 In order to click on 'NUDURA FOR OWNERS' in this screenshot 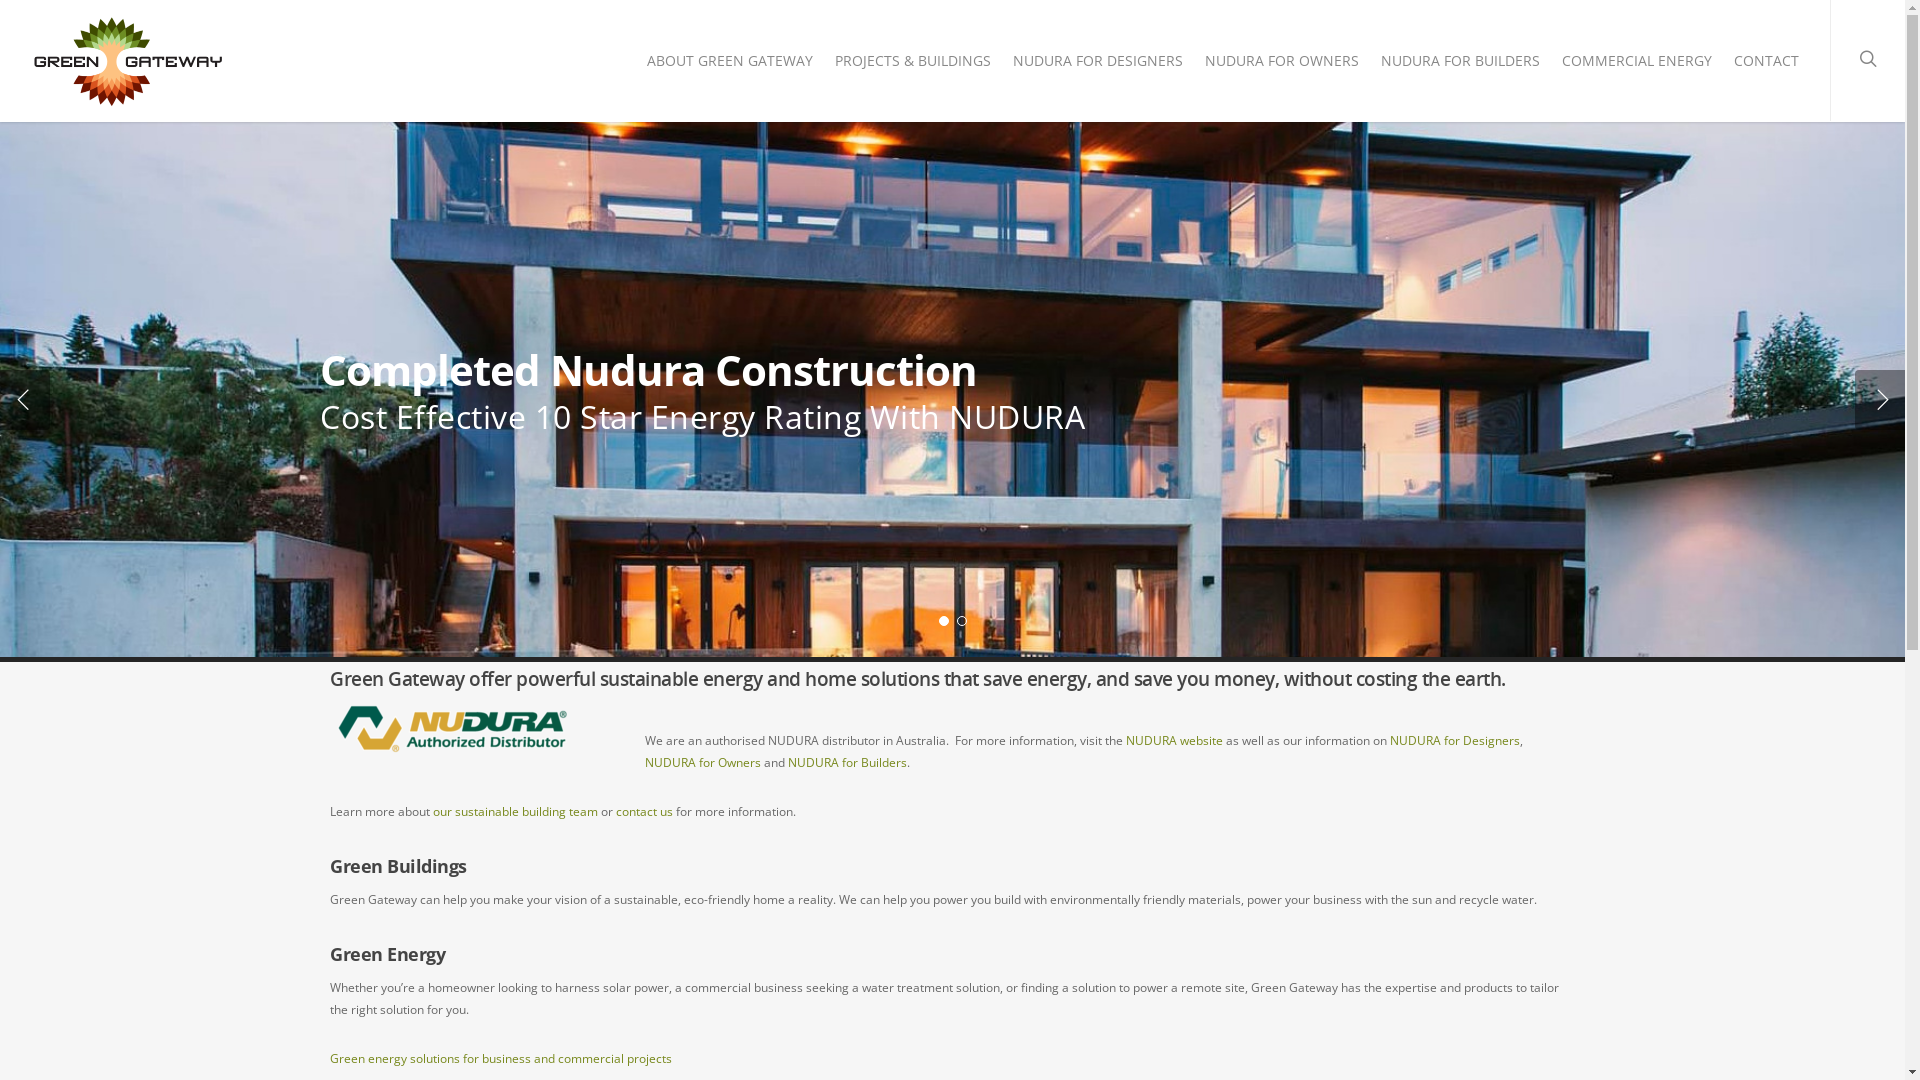, I will do `click(1195, 64)`.